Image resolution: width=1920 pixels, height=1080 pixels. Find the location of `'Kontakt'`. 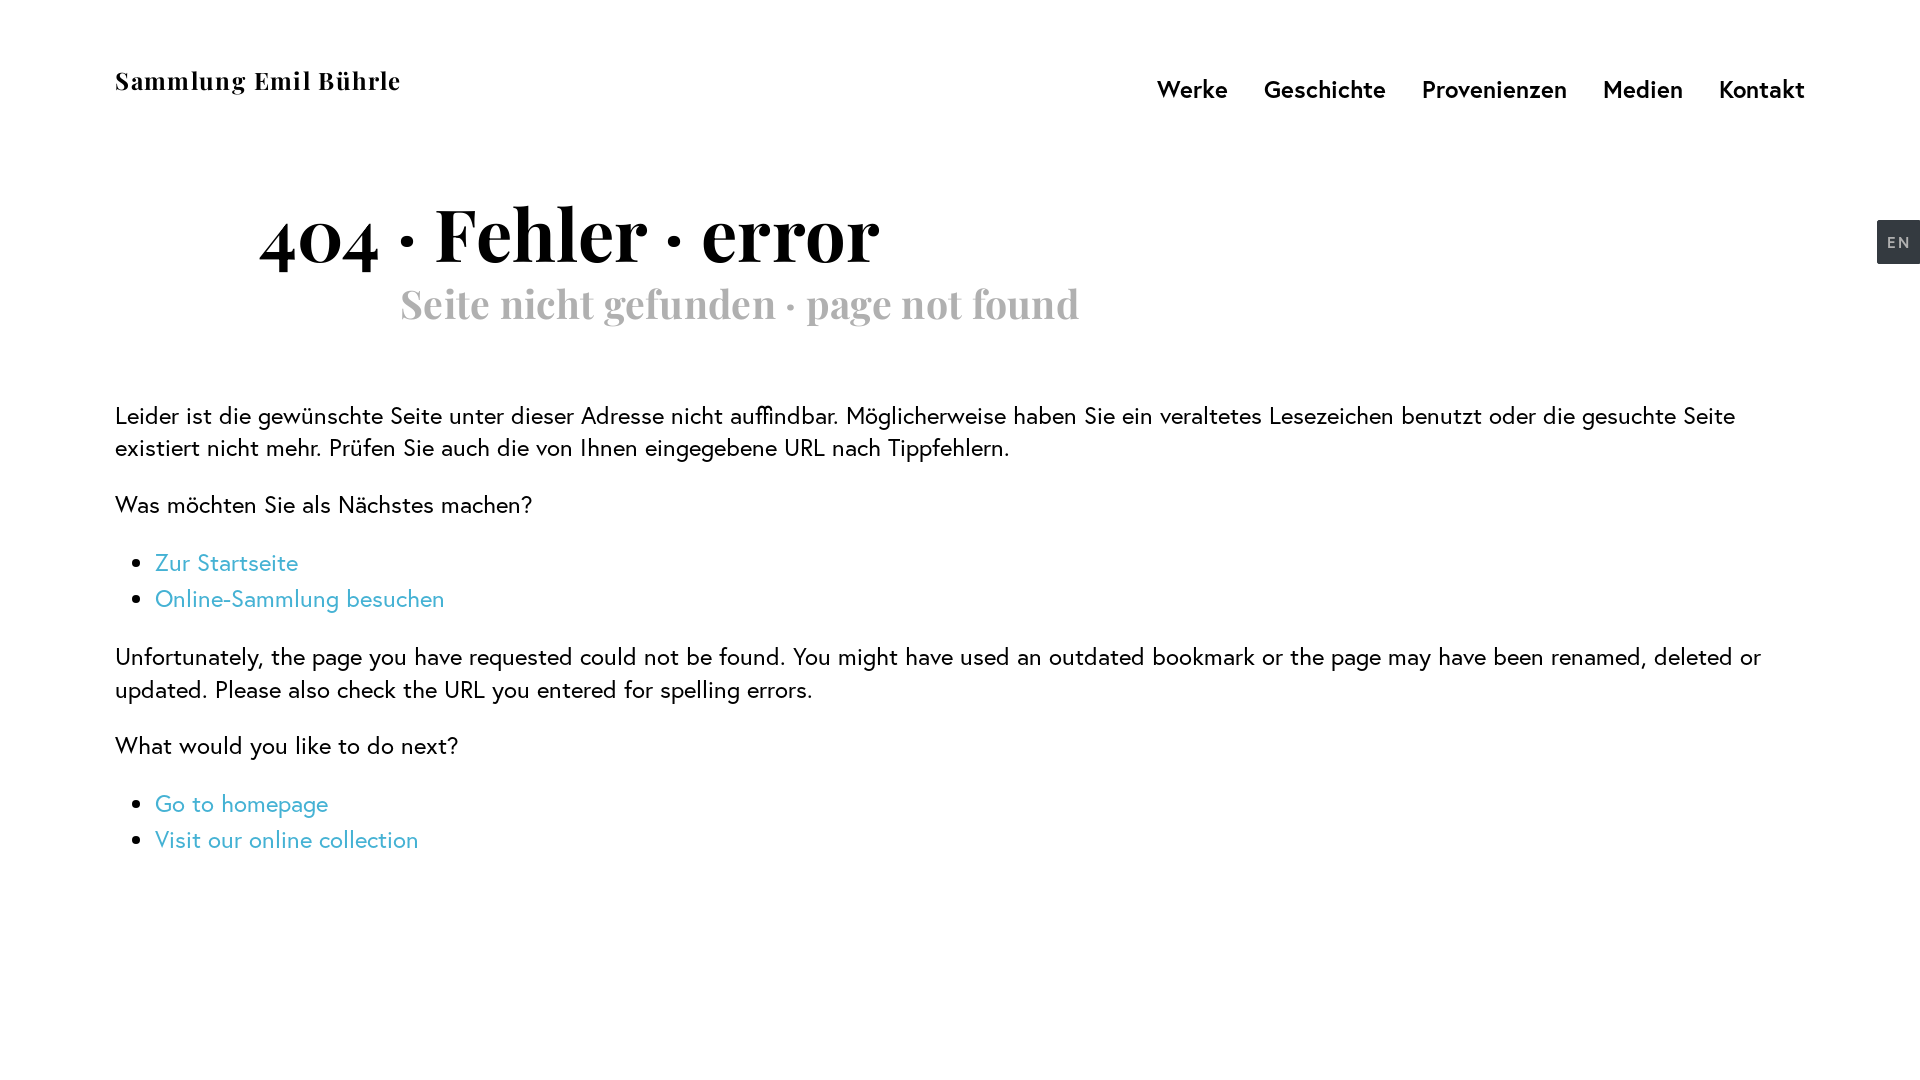

'Kontakt' is located at coordinates (1706, 87).